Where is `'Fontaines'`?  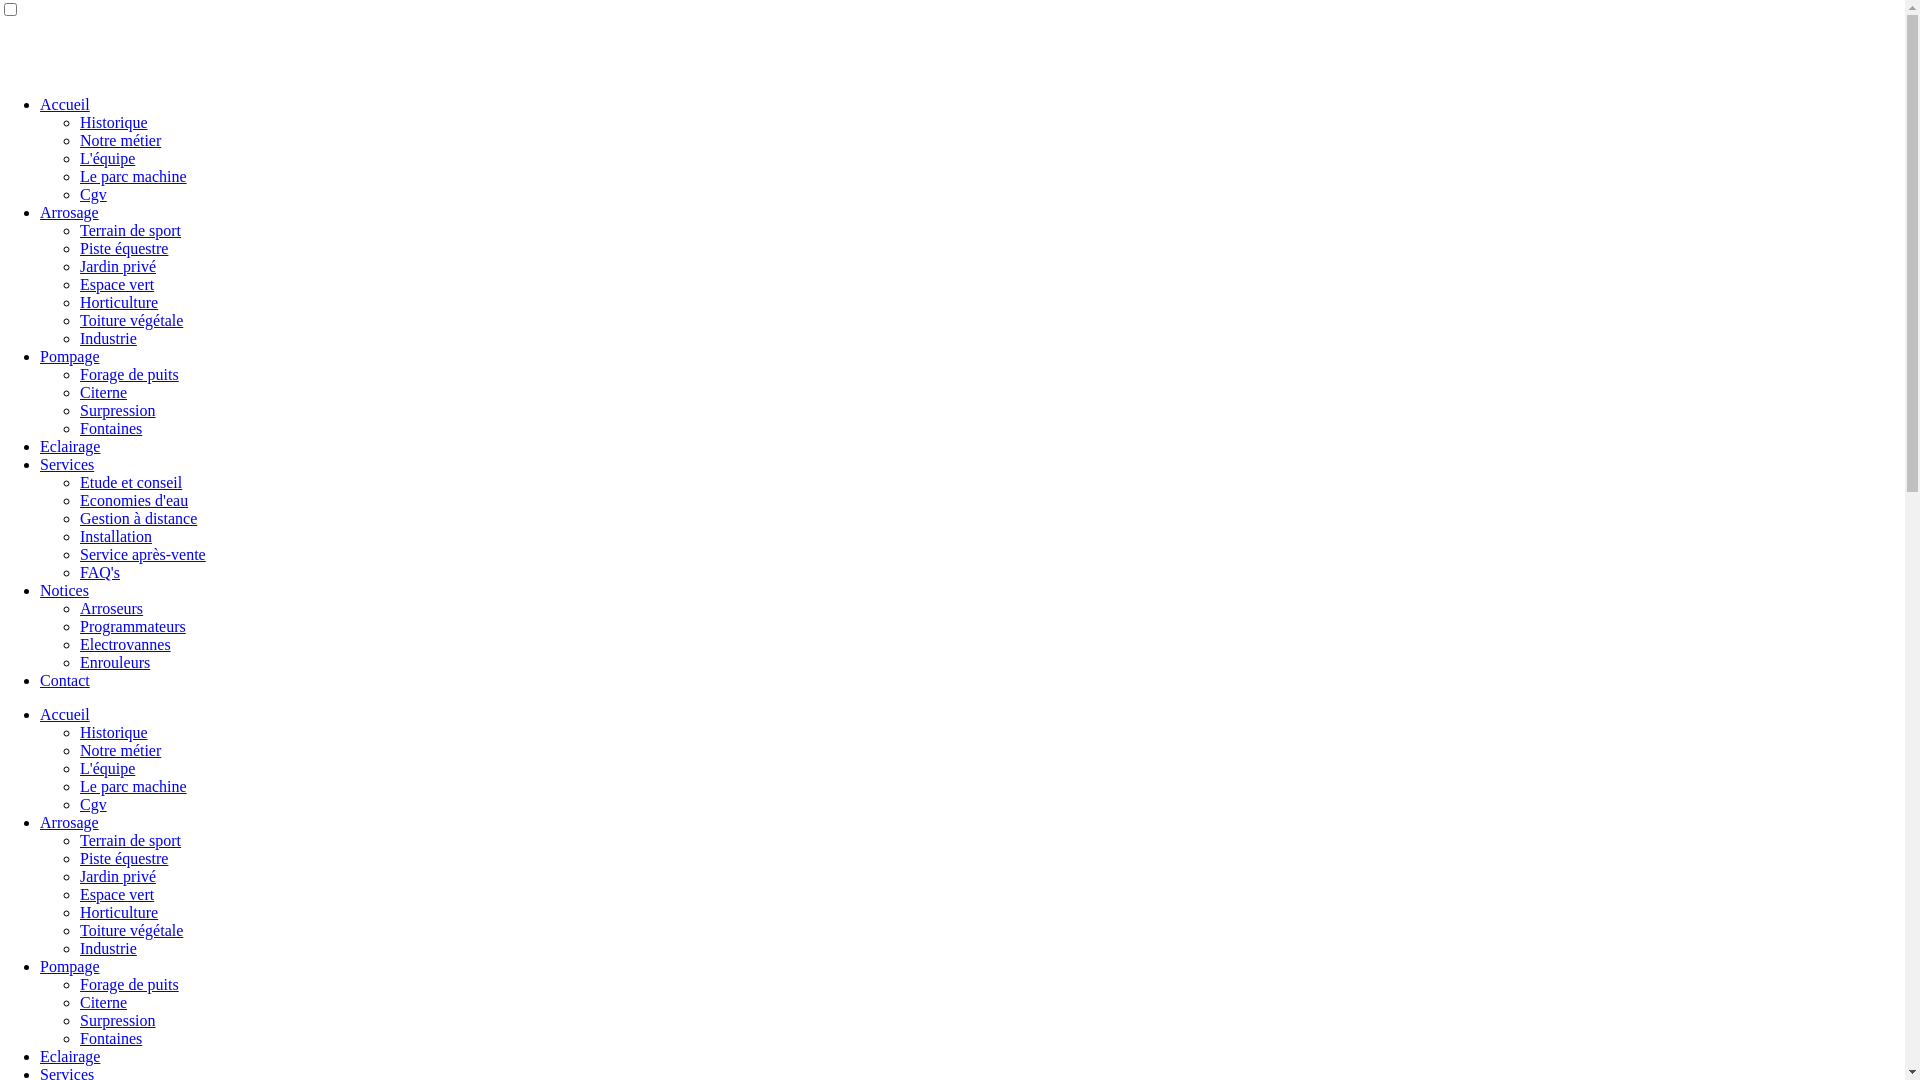 'Fontaines' is located at coordinates (109, 1037).